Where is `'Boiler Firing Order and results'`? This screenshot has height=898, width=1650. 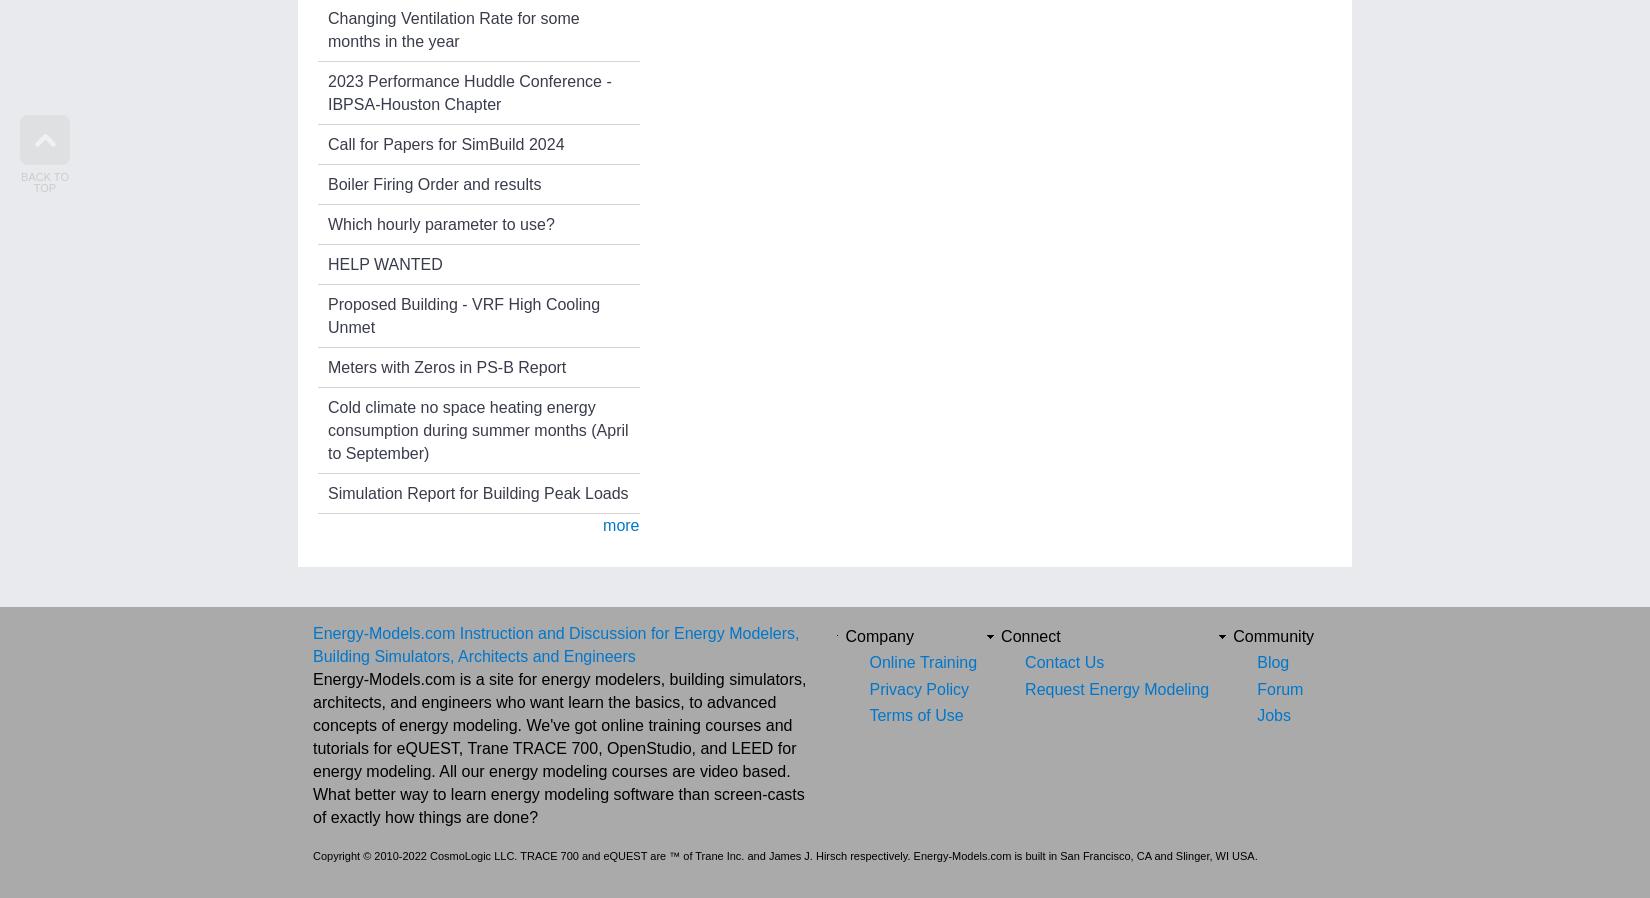
'Boiler Firing Order and results' is located at coordinates (328, 182).